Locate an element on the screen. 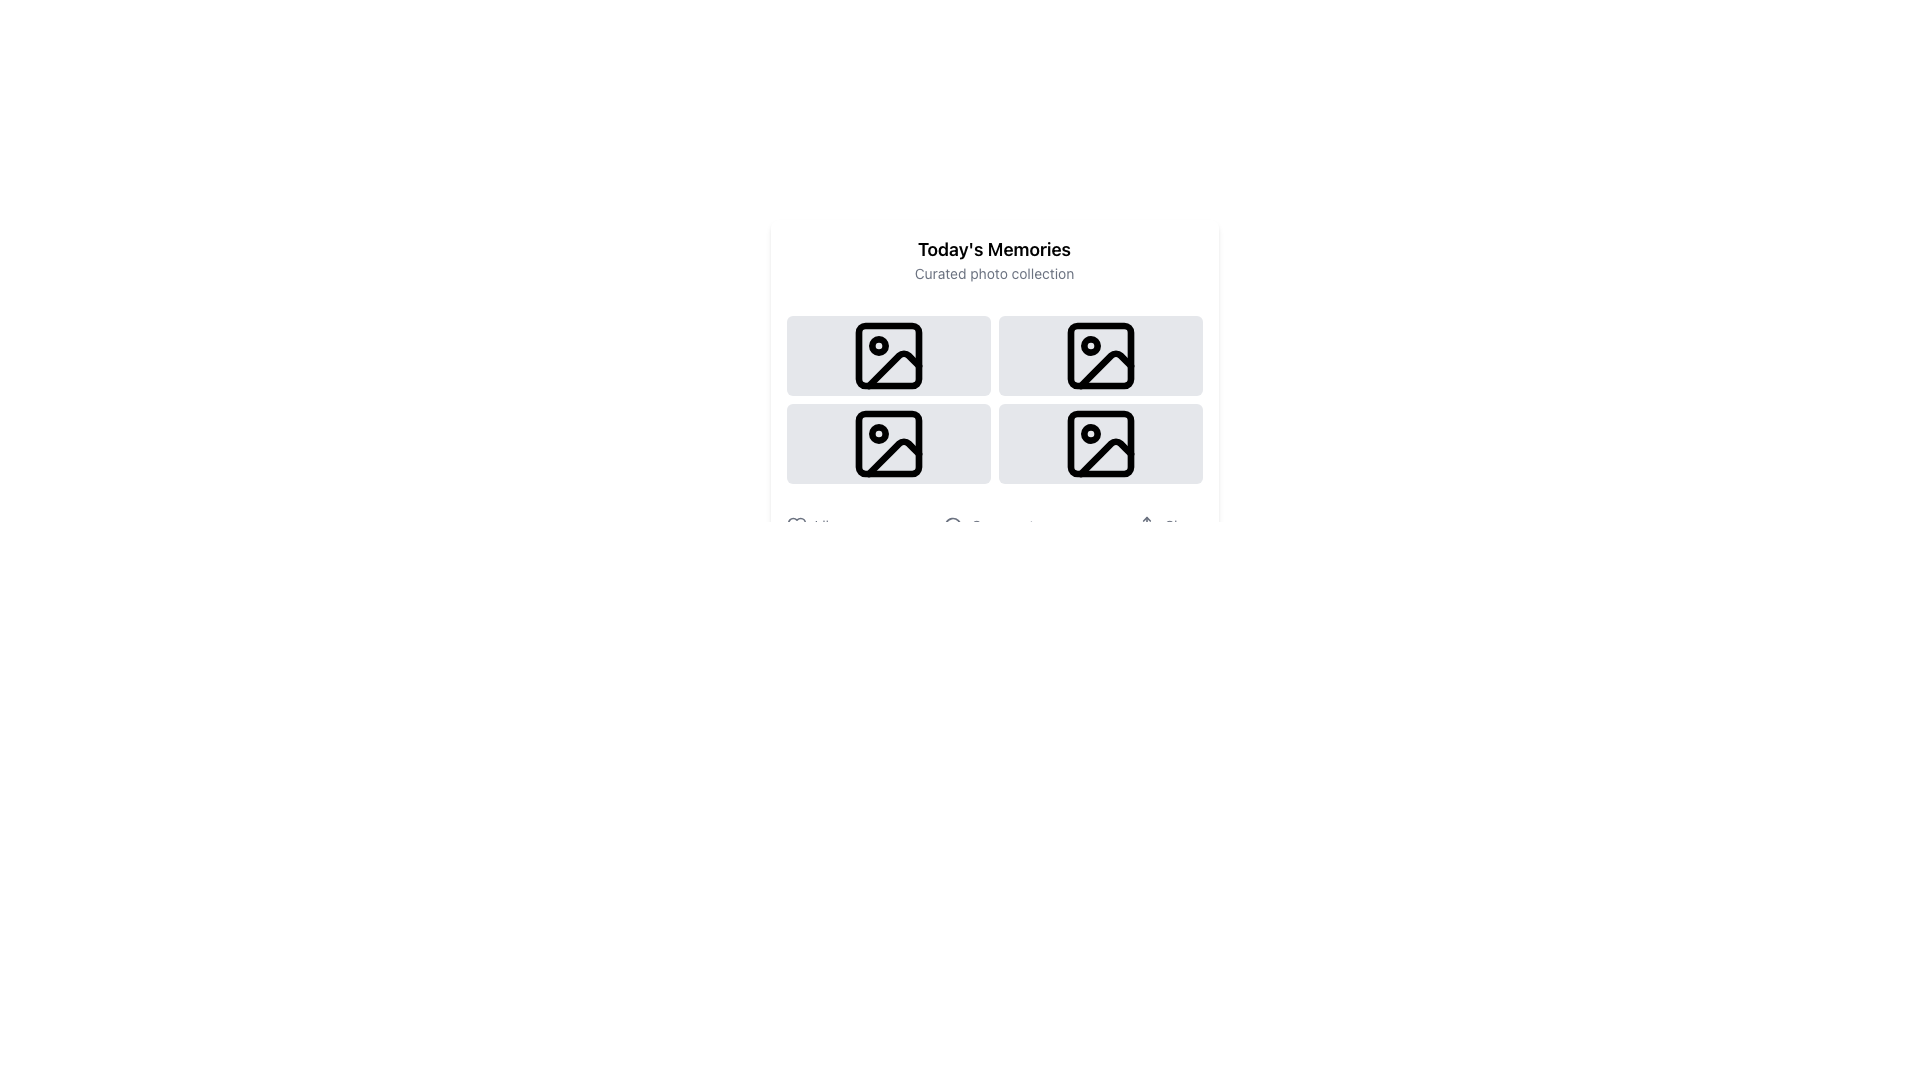 The width and height of the screenshot is (1920, 1080). the heart icon located in the lower-left part of the interface, adjacent to other interactive elements is located at coordinates (795, 524).